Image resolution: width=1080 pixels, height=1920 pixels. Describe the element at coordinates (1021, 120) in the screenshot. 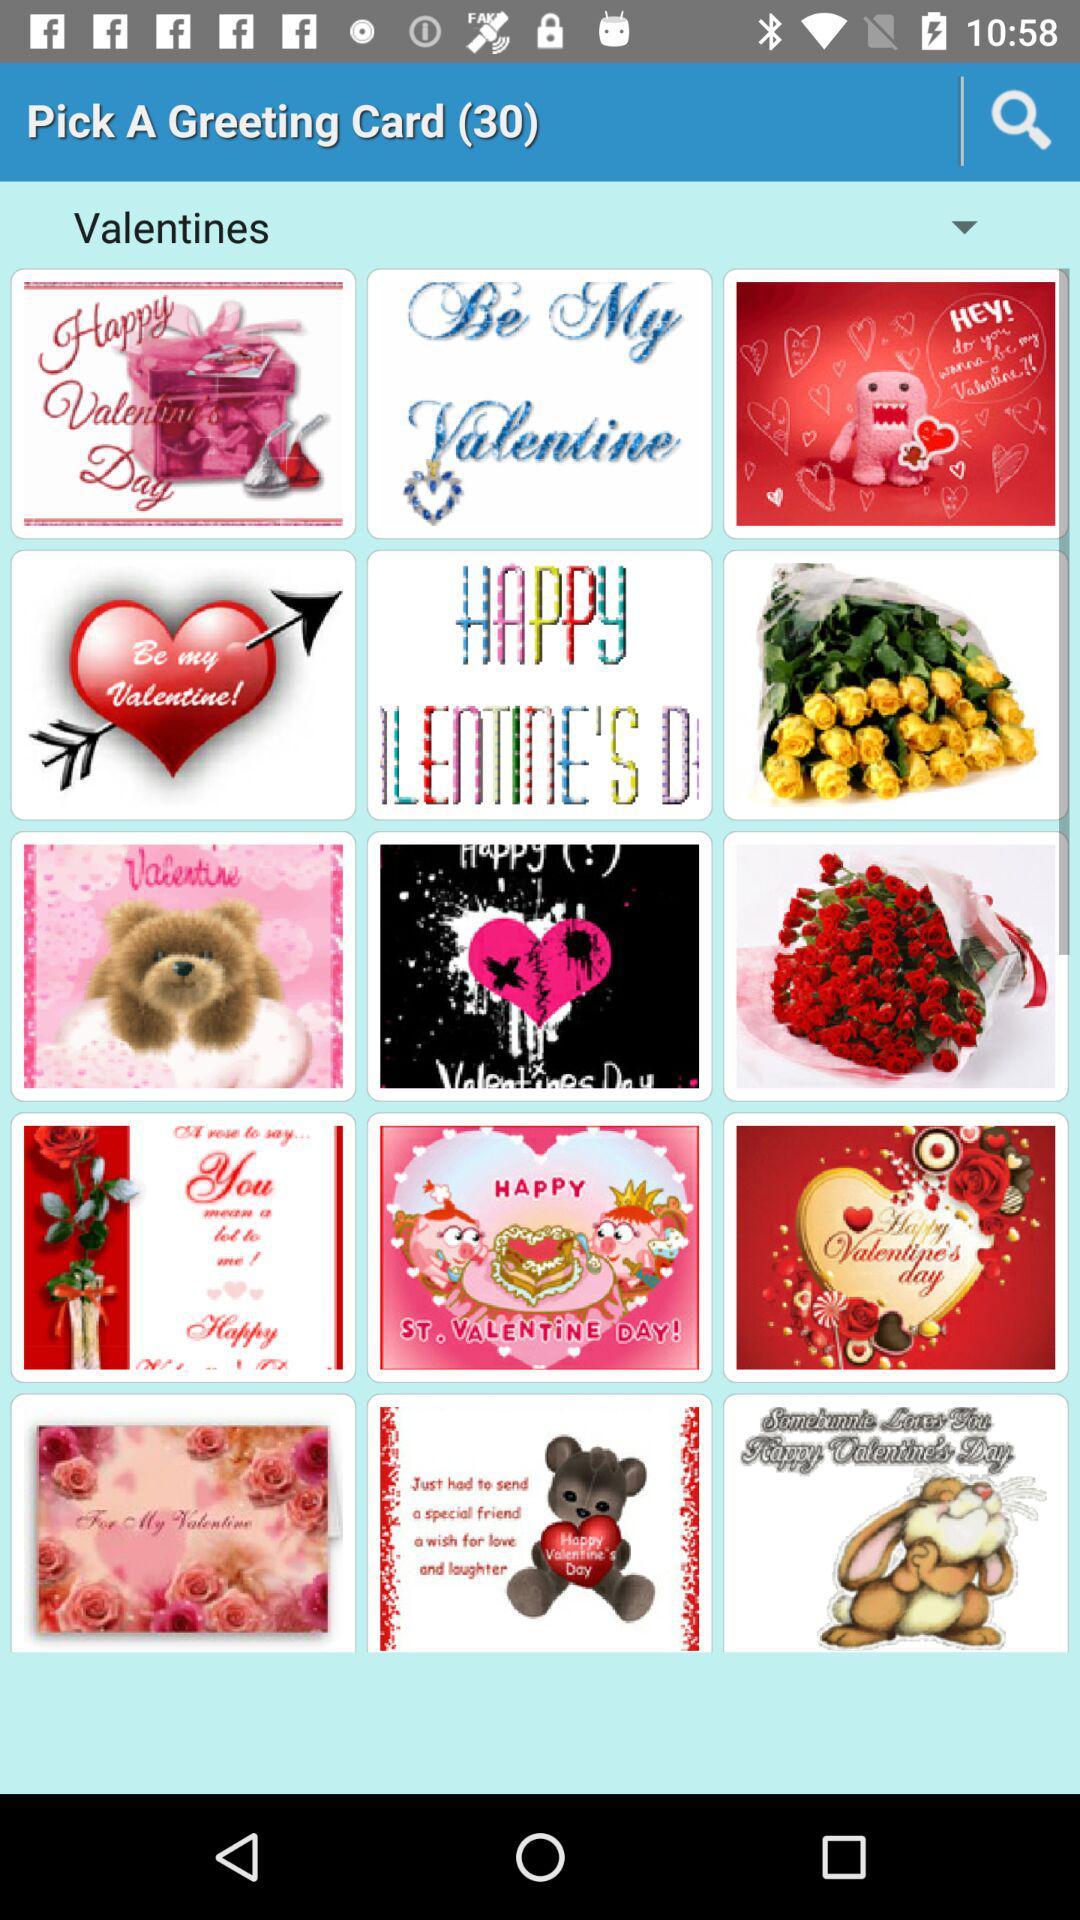

I see `search icon` at that location.